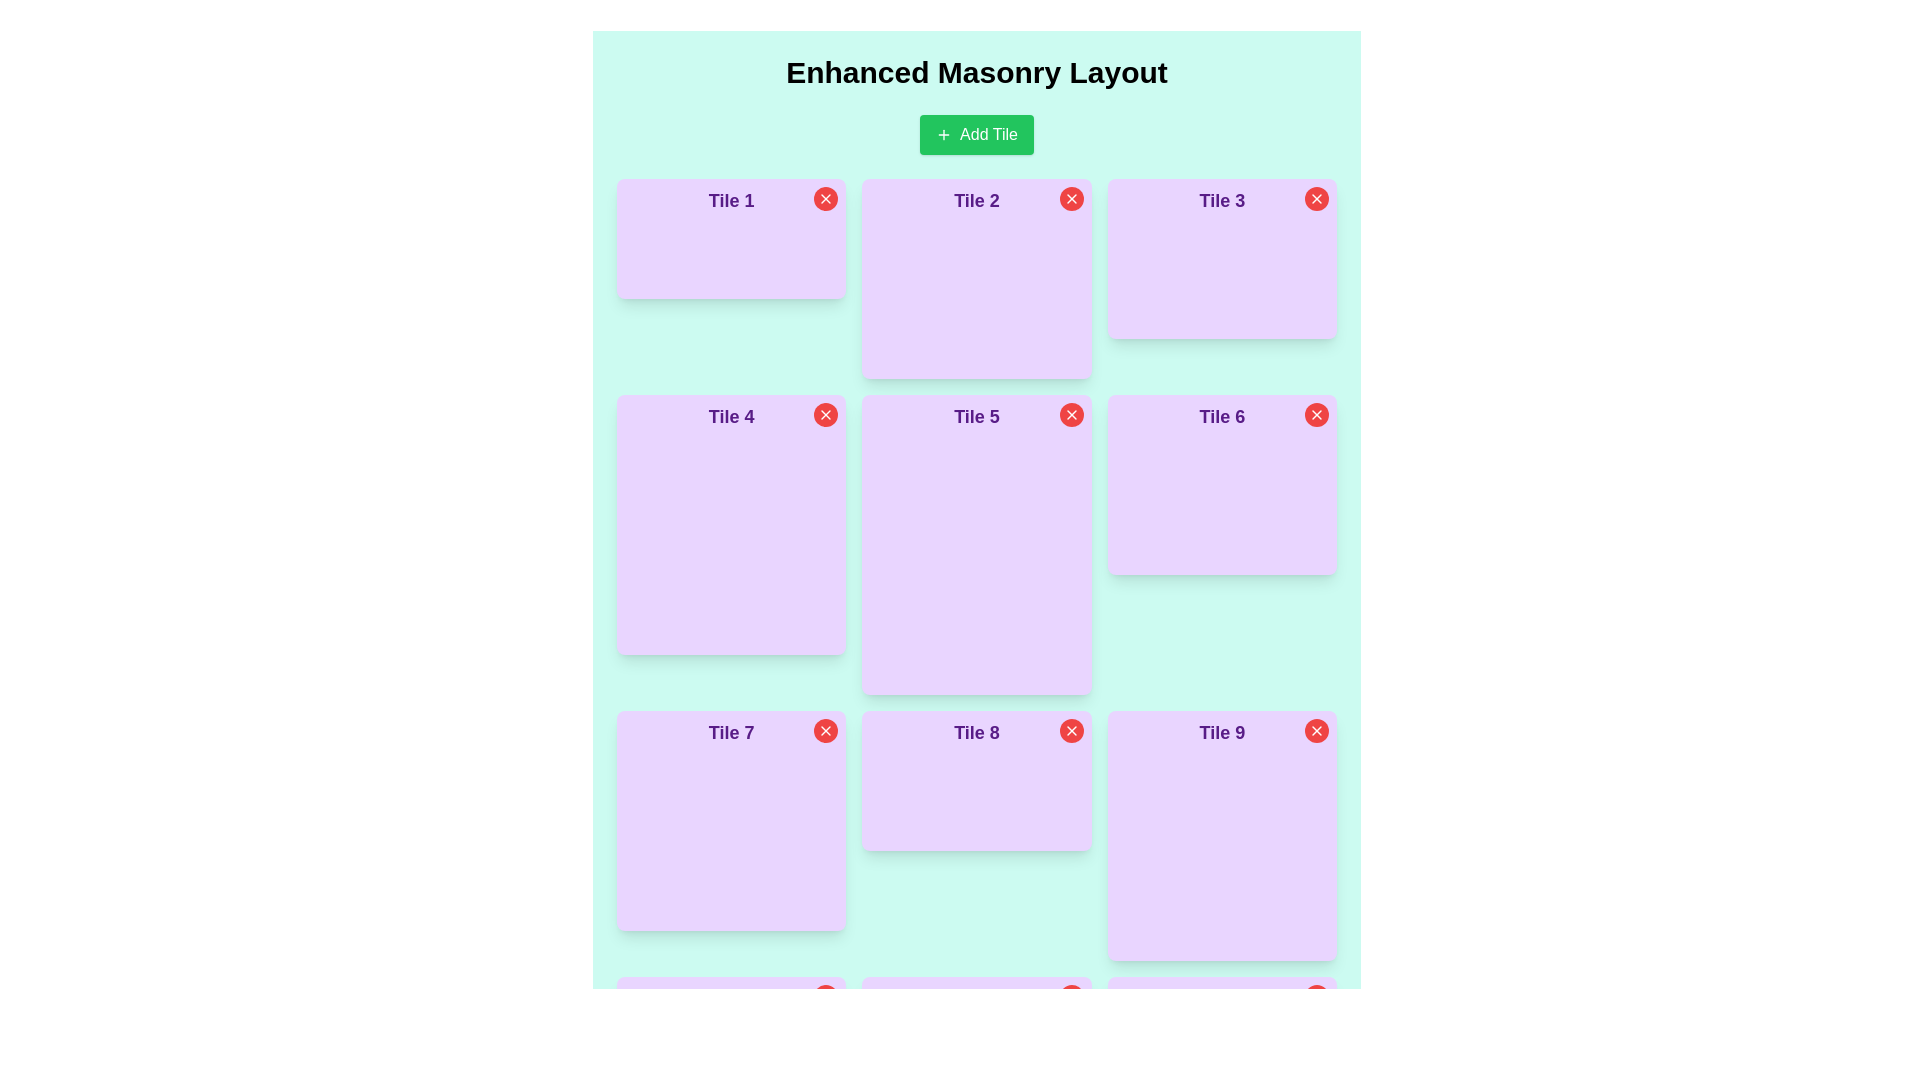 This screenshot has width=1920, height=1080. I want to click on the circular red button with a white 'X' icon located at the top-right corner of the box labeled 'Tile 4', so click(826, 414).